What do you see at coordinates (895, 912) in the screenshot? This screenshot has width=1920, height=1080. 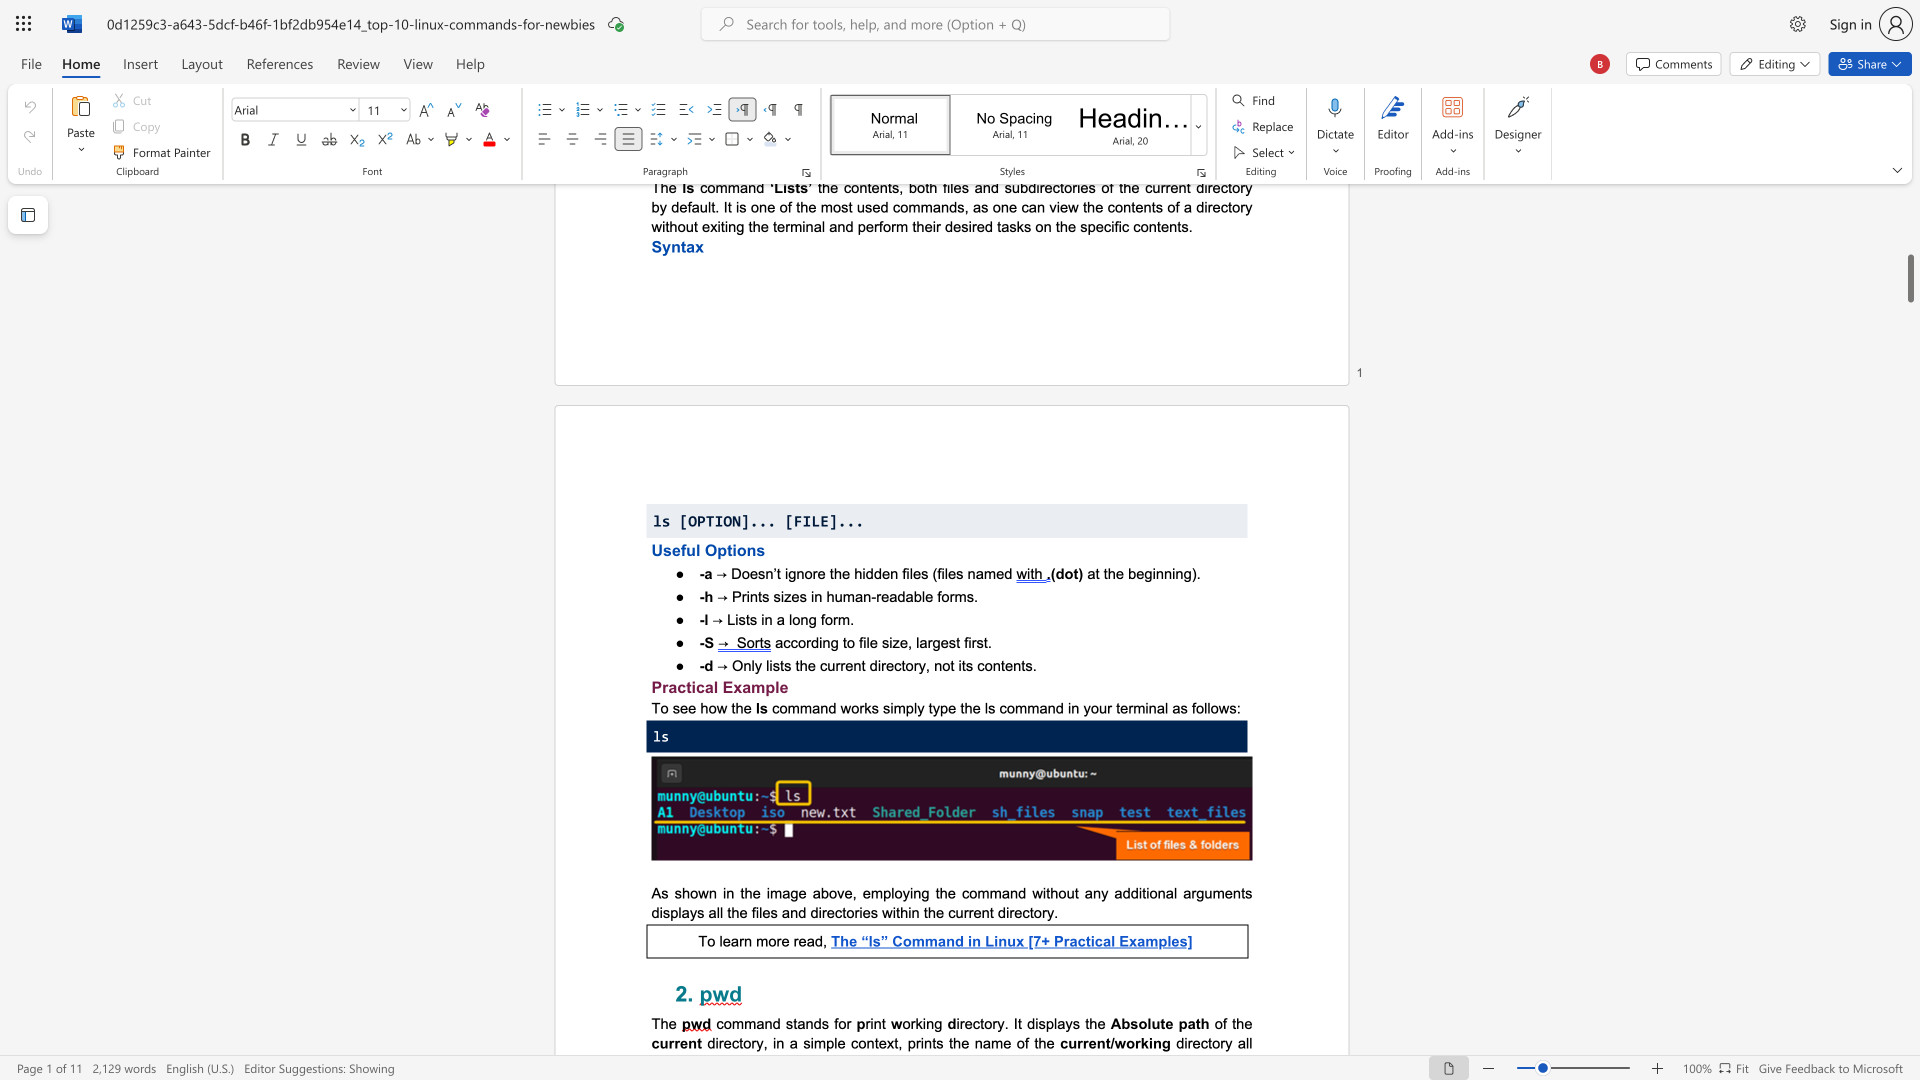 I see `the subset text "thin the current directory." within the text "arguments displays all the files and directories within the current directory."` at bounding box center [895, 912].